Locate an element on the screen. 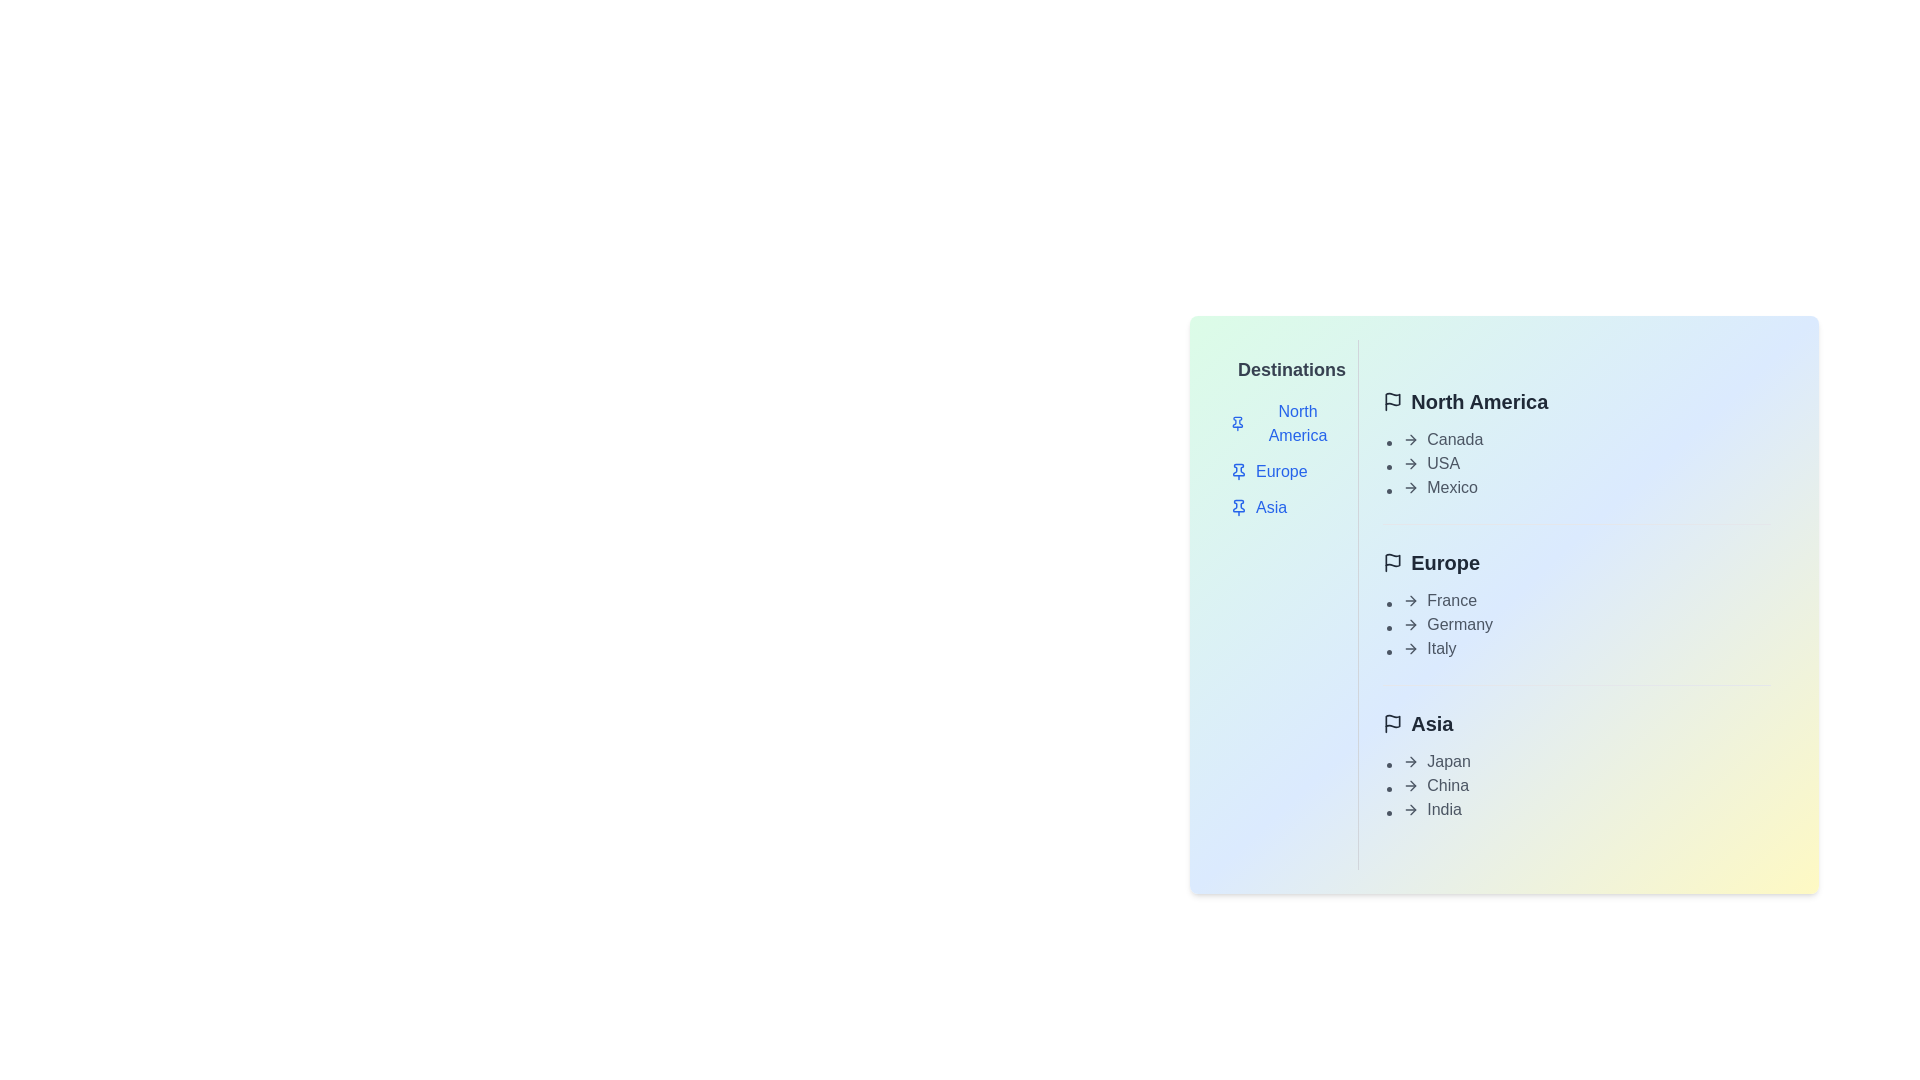  the flag icon to the left of the text 'Asia', which is part of a list of region headings is located at coordinates (1392, 724).